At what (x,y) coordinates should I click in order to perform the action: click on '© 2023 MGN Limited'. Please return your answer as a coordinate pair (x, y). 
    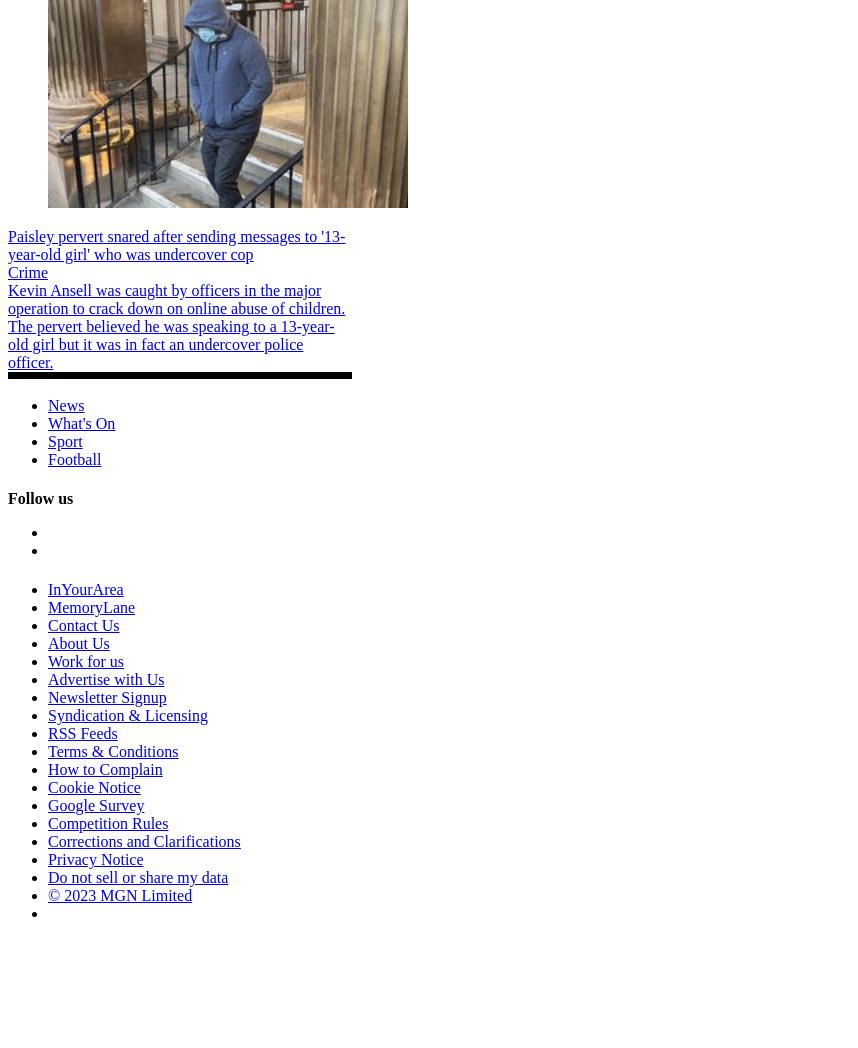
    Looking at the image, I should click on (120, 894).